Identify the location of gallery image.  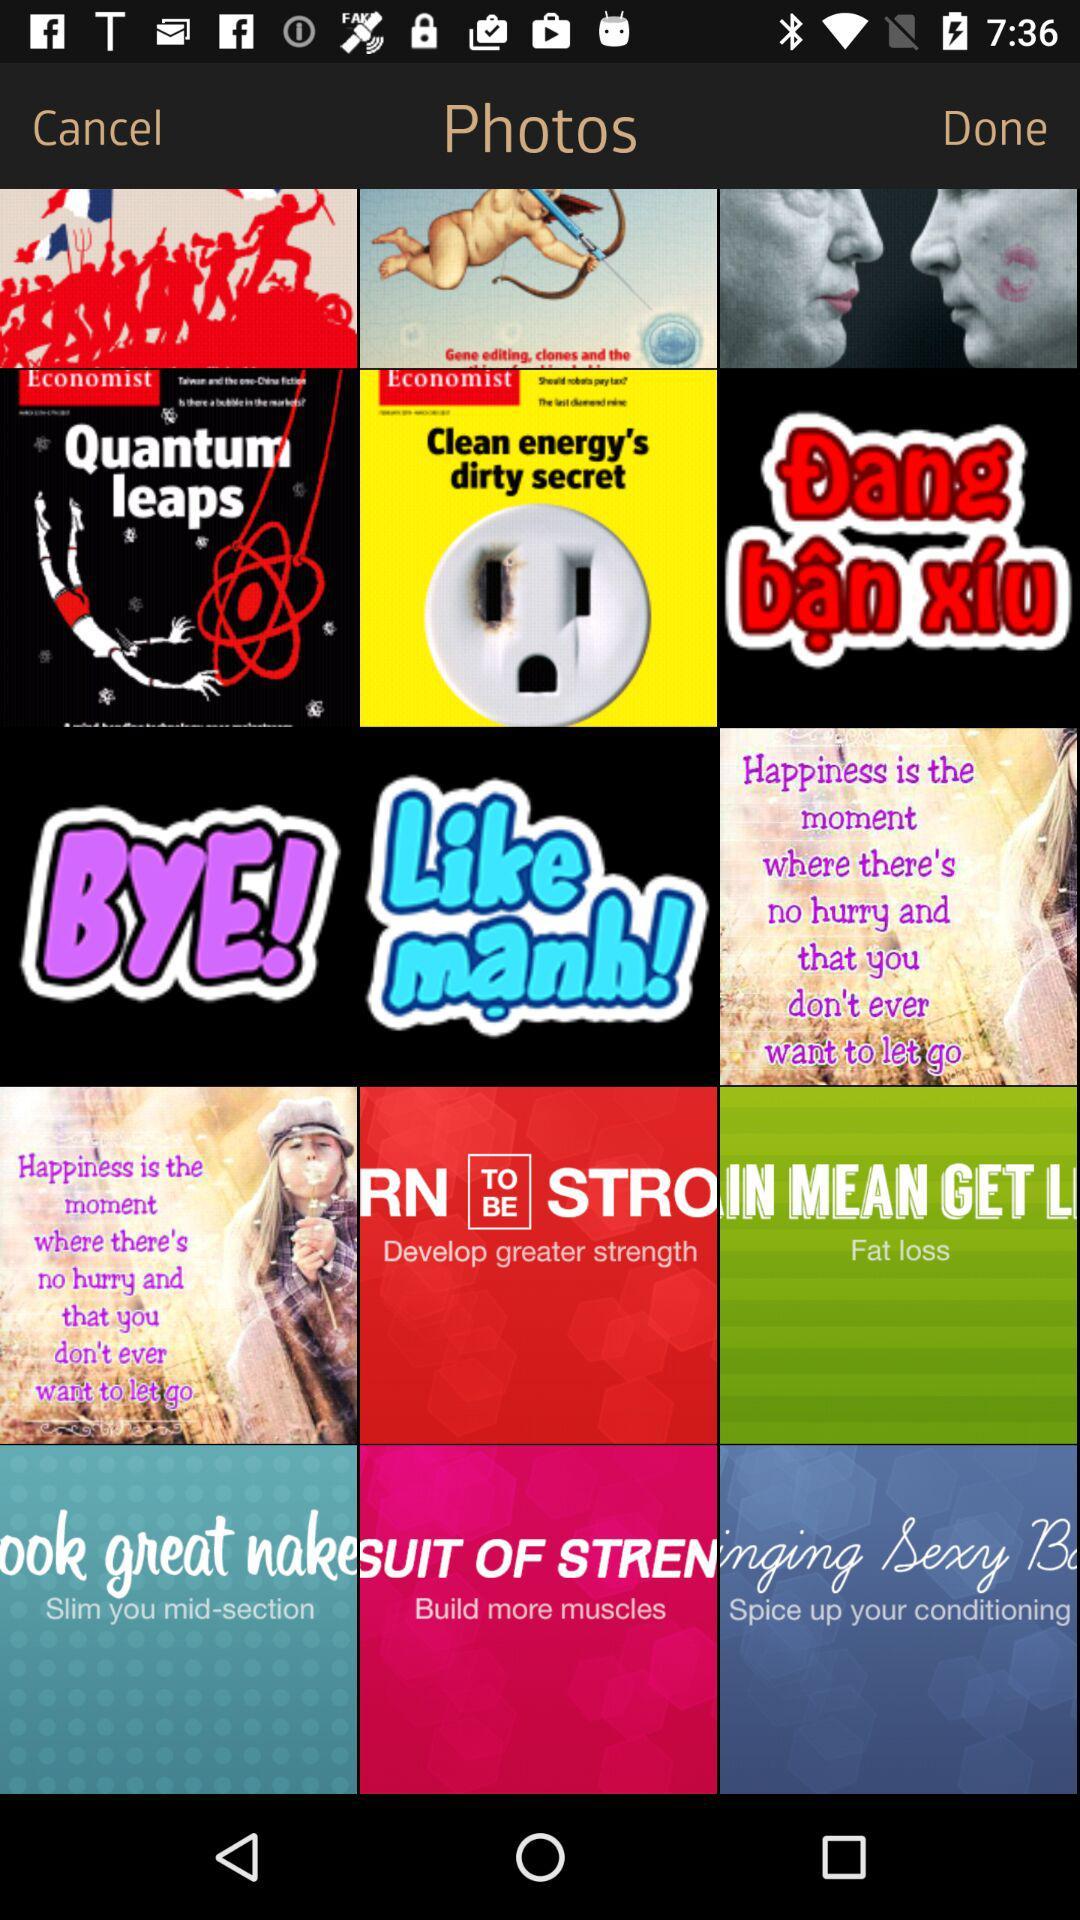
(177, 905).